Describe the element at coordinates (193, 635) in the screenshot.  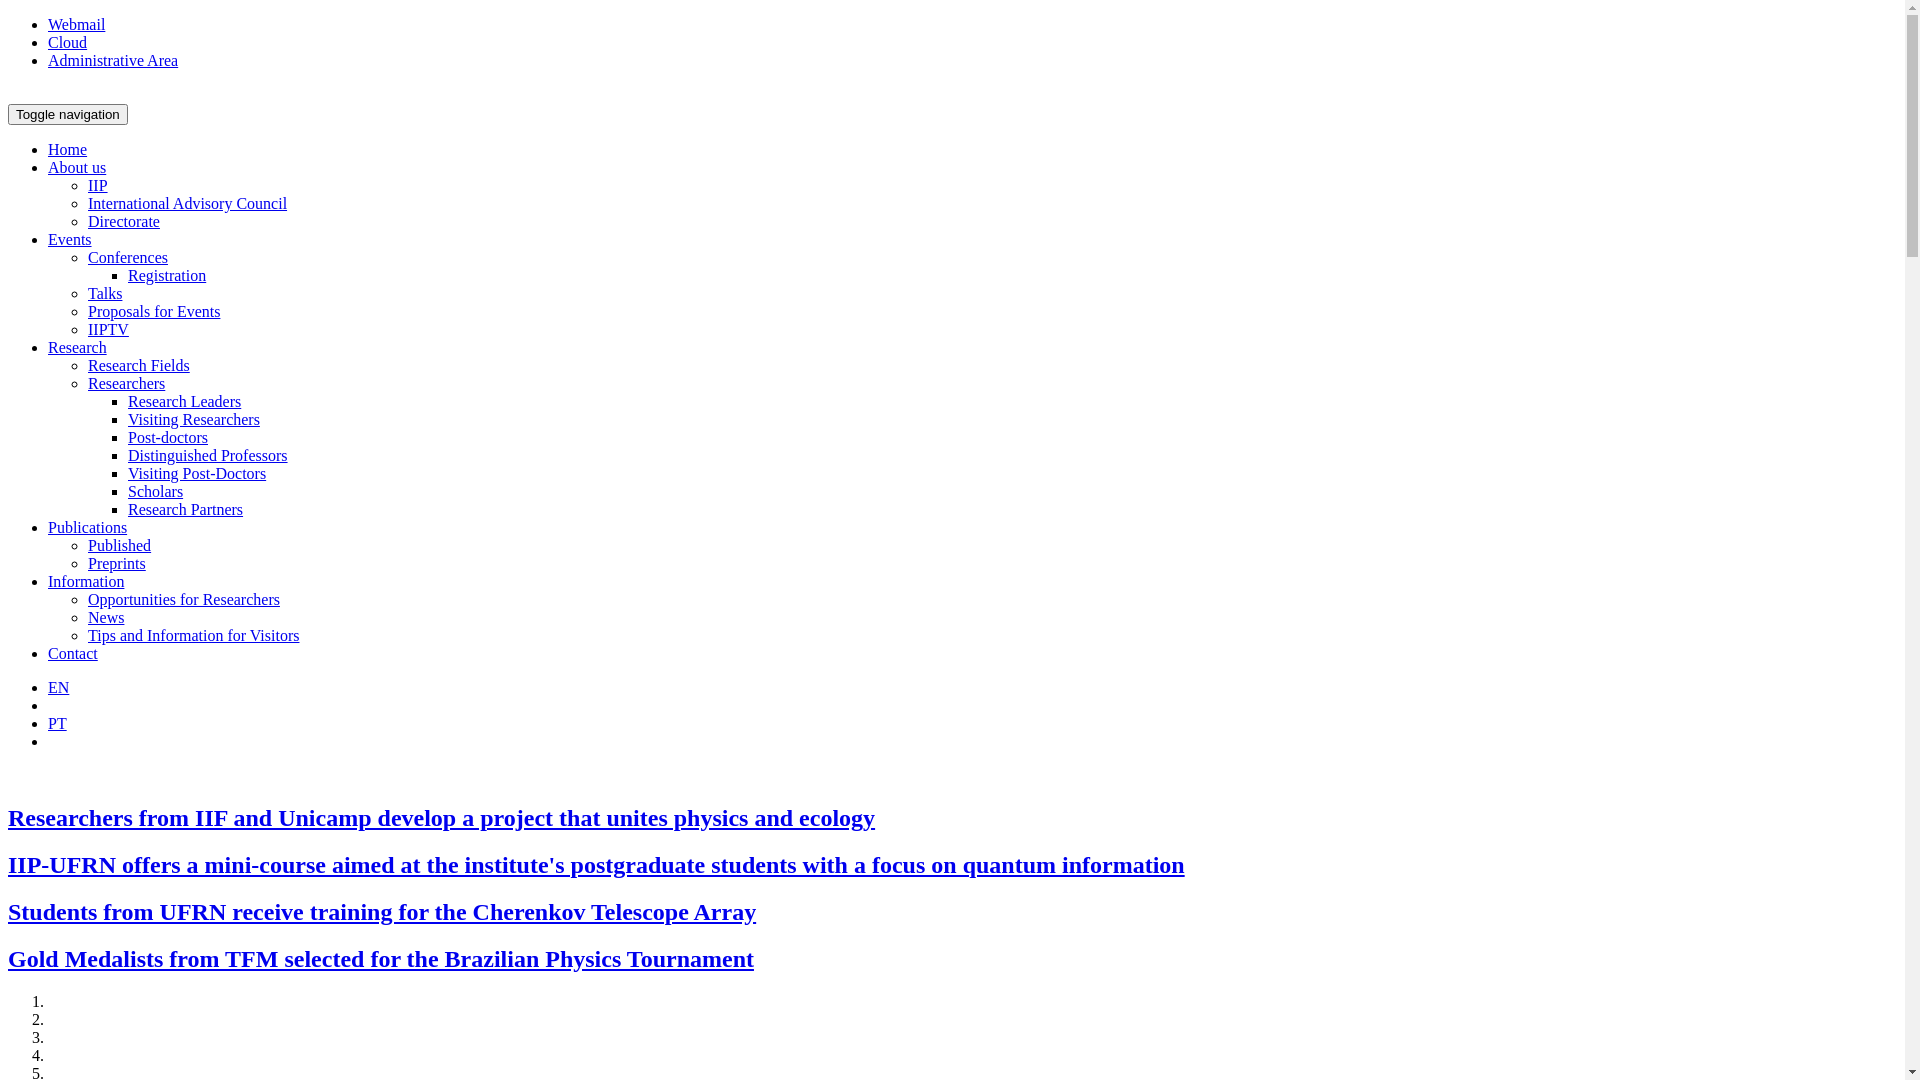
I see `'Tips and Information for Visitors'` at that location.